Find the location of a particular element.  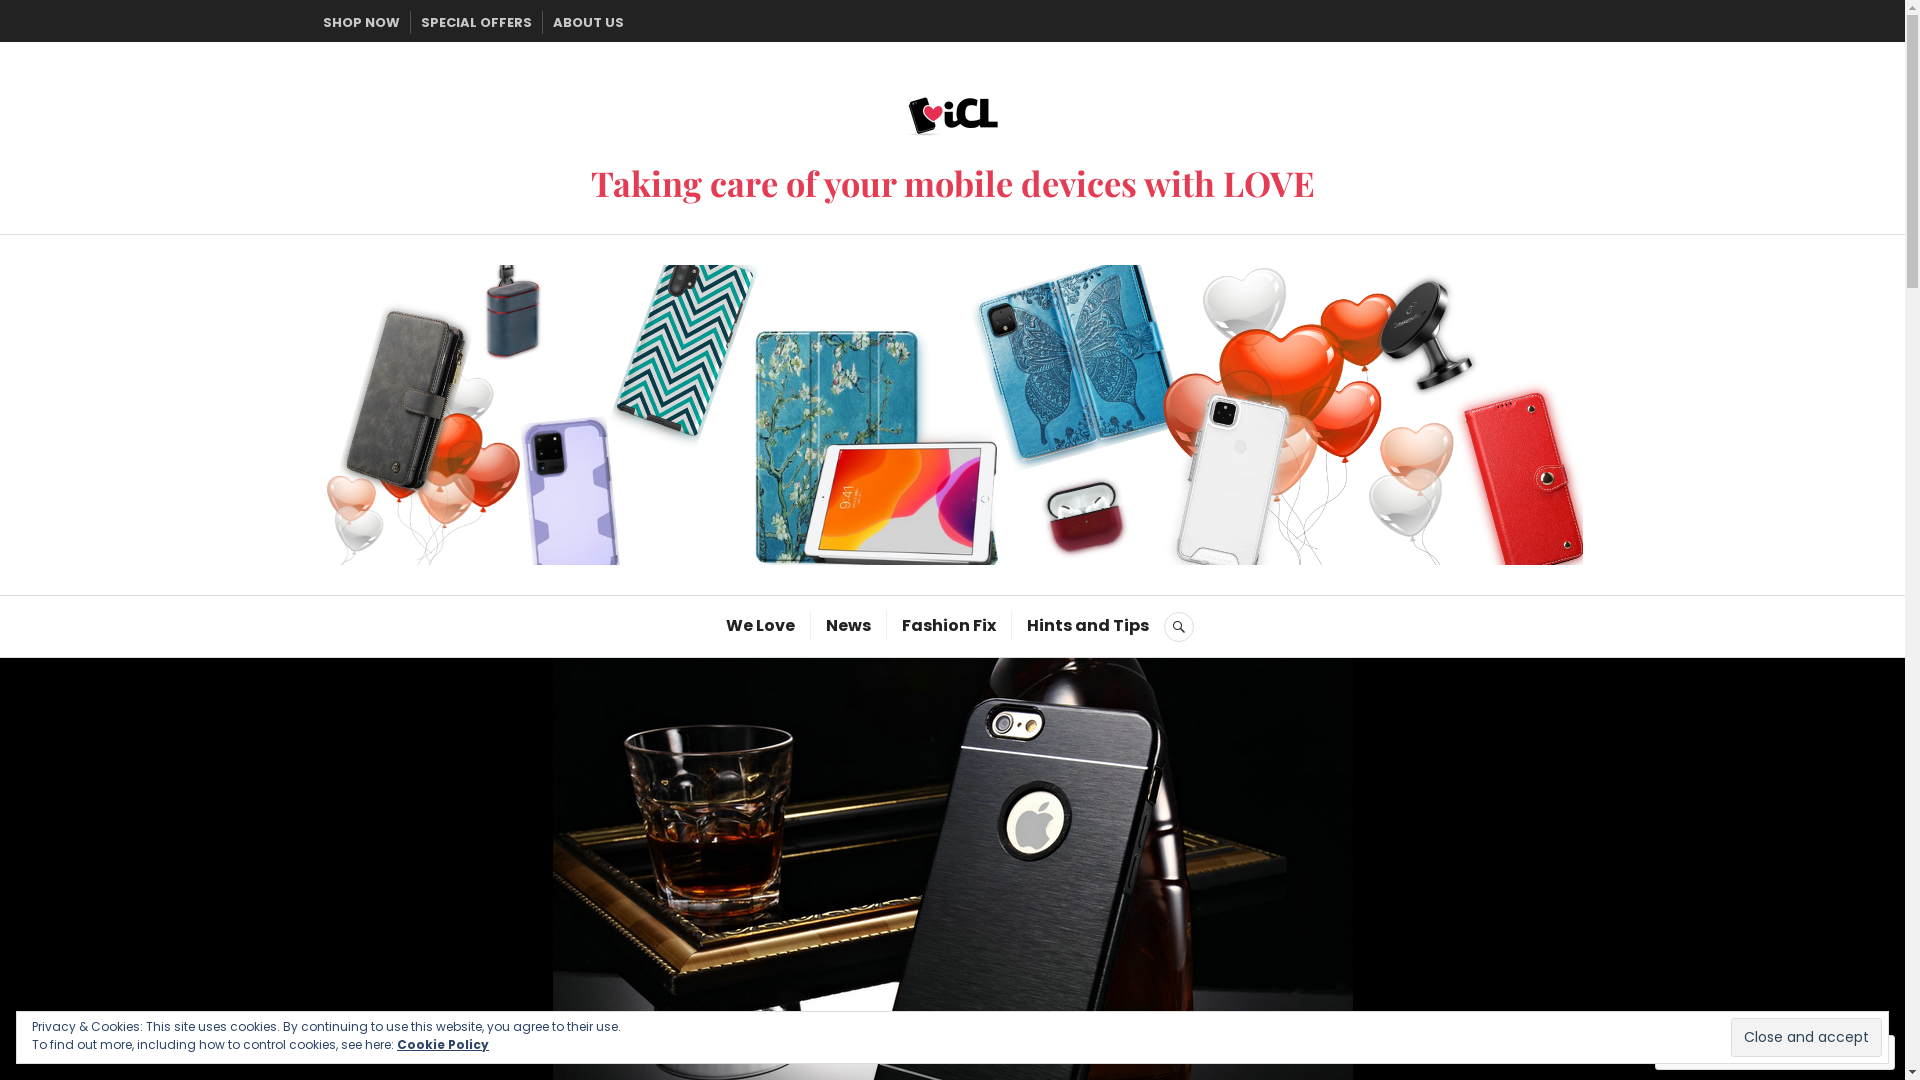

'SHOP NOW' is located at coordinates (321, 22).